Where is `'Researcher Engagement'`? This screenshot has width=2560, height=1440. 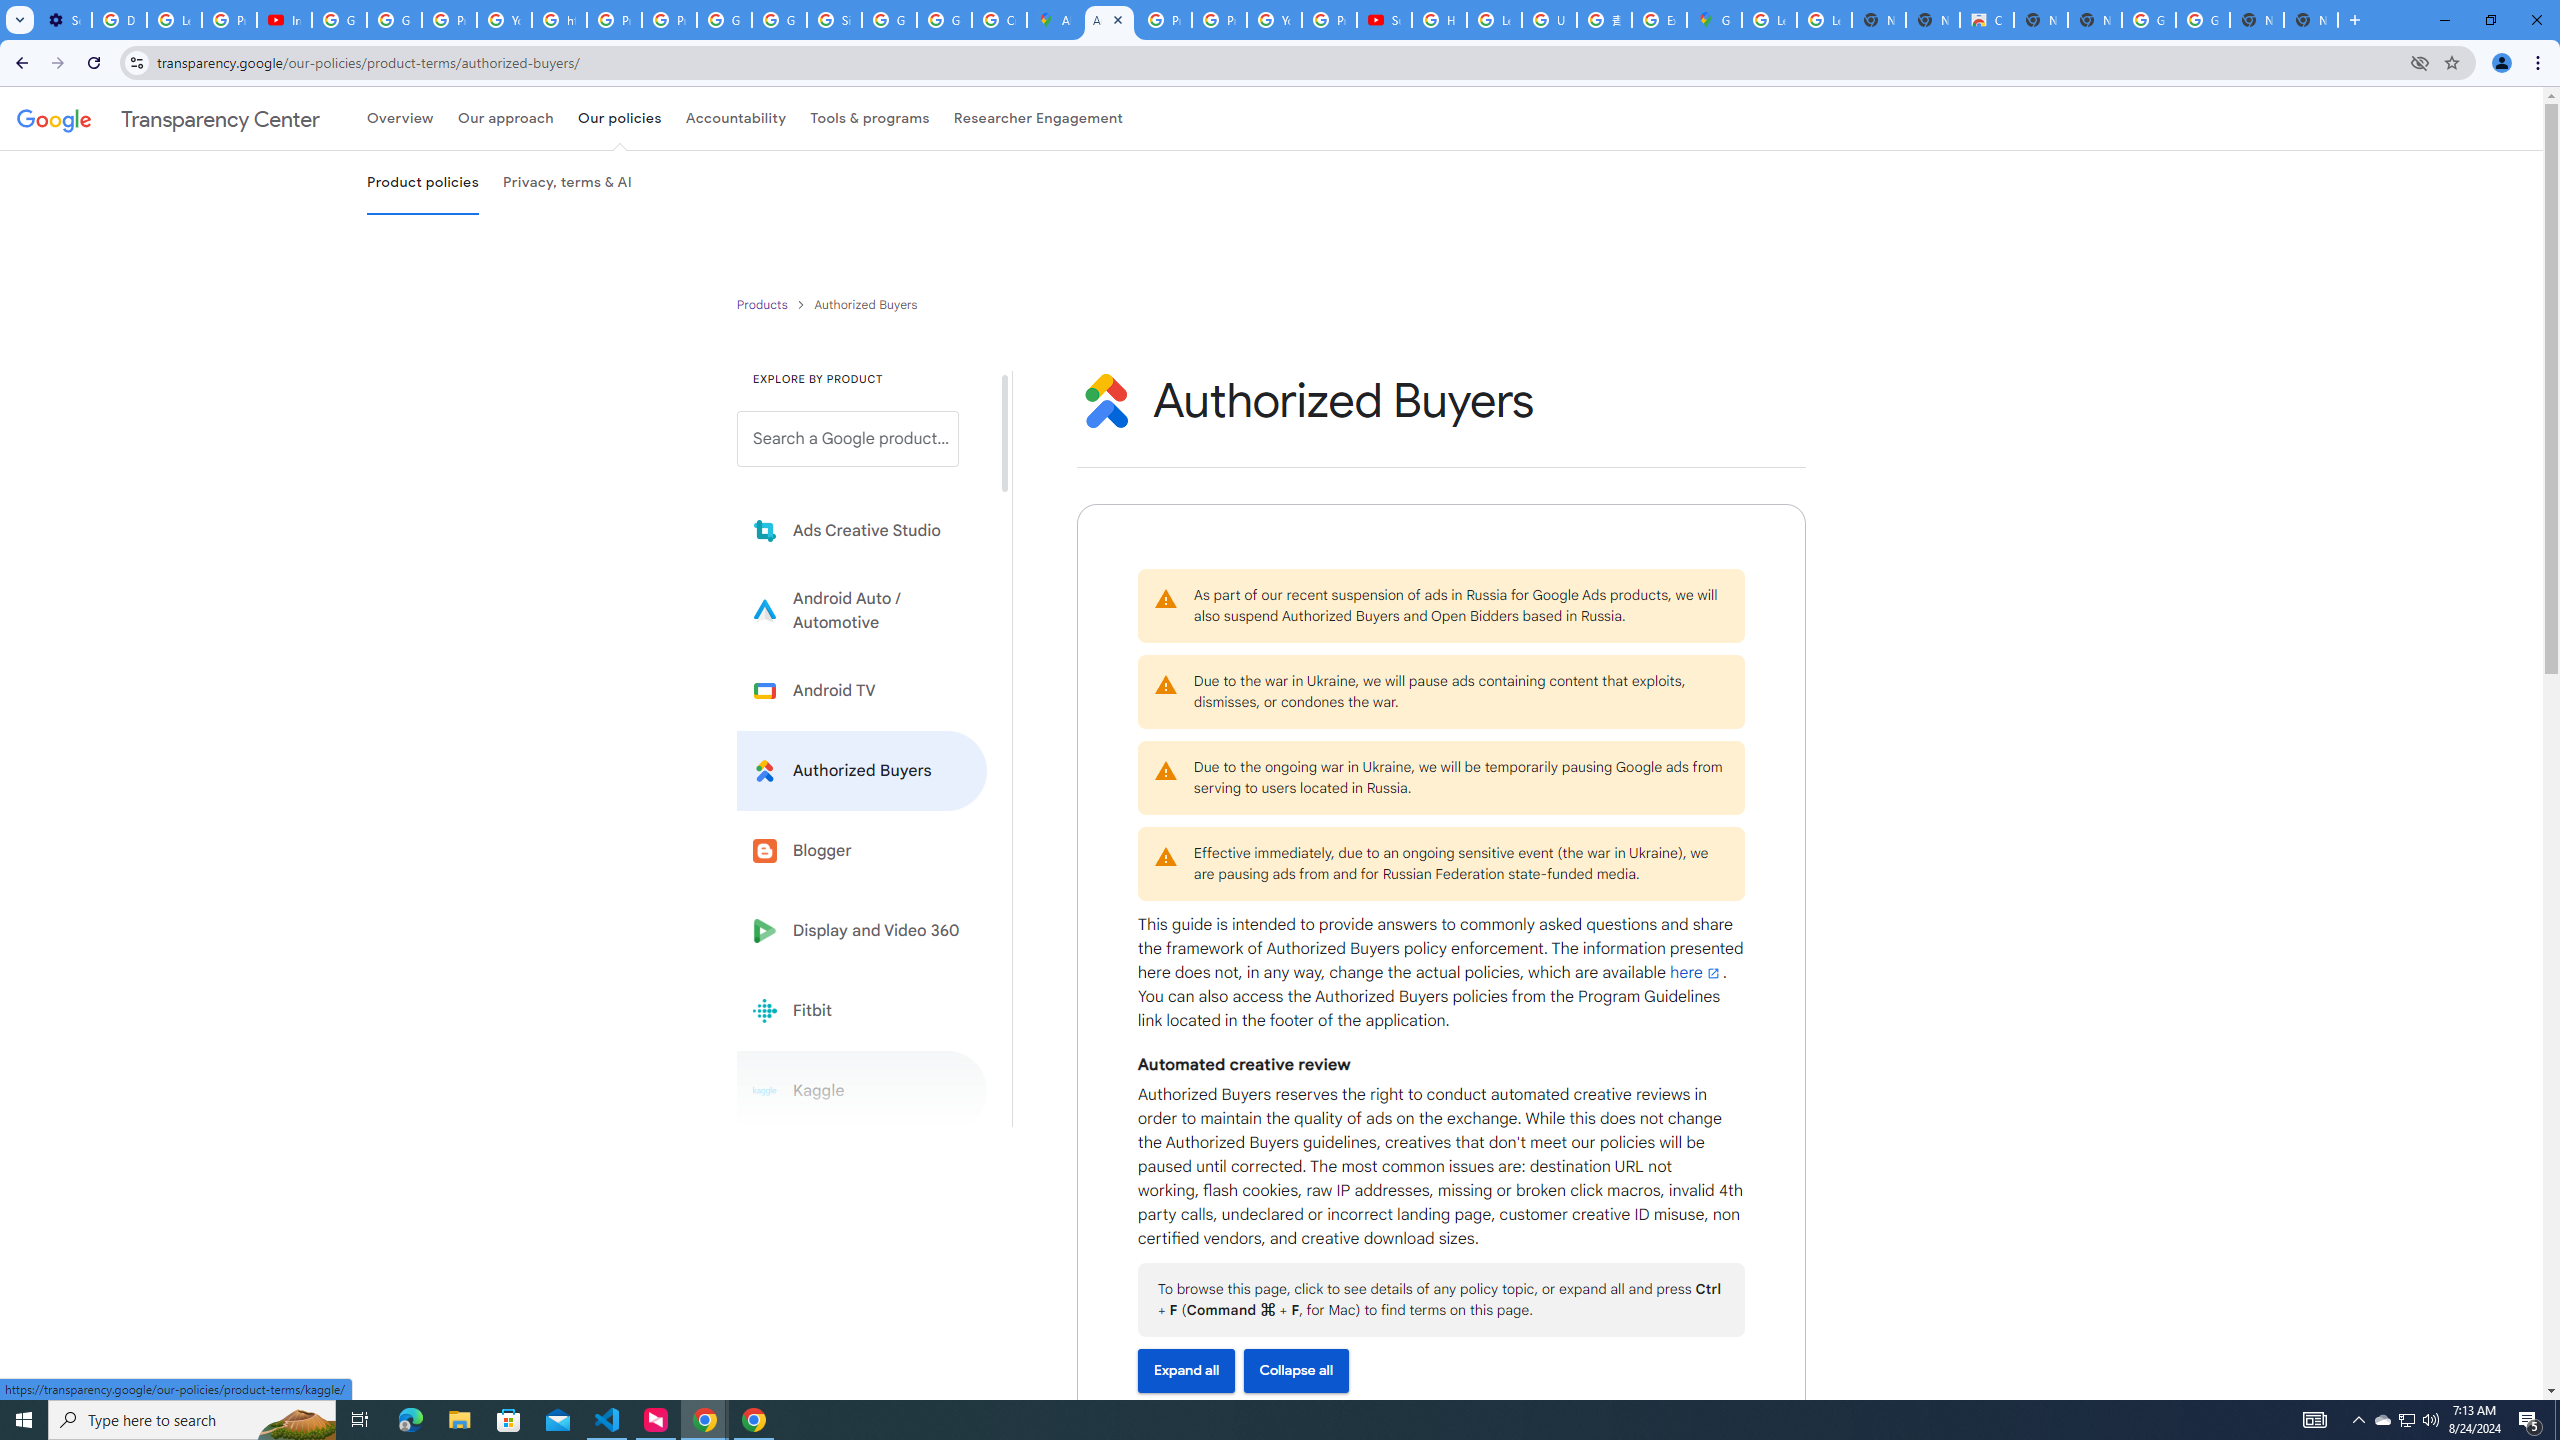
'Researcher Engagement' is located at coordinates (1039, 118).